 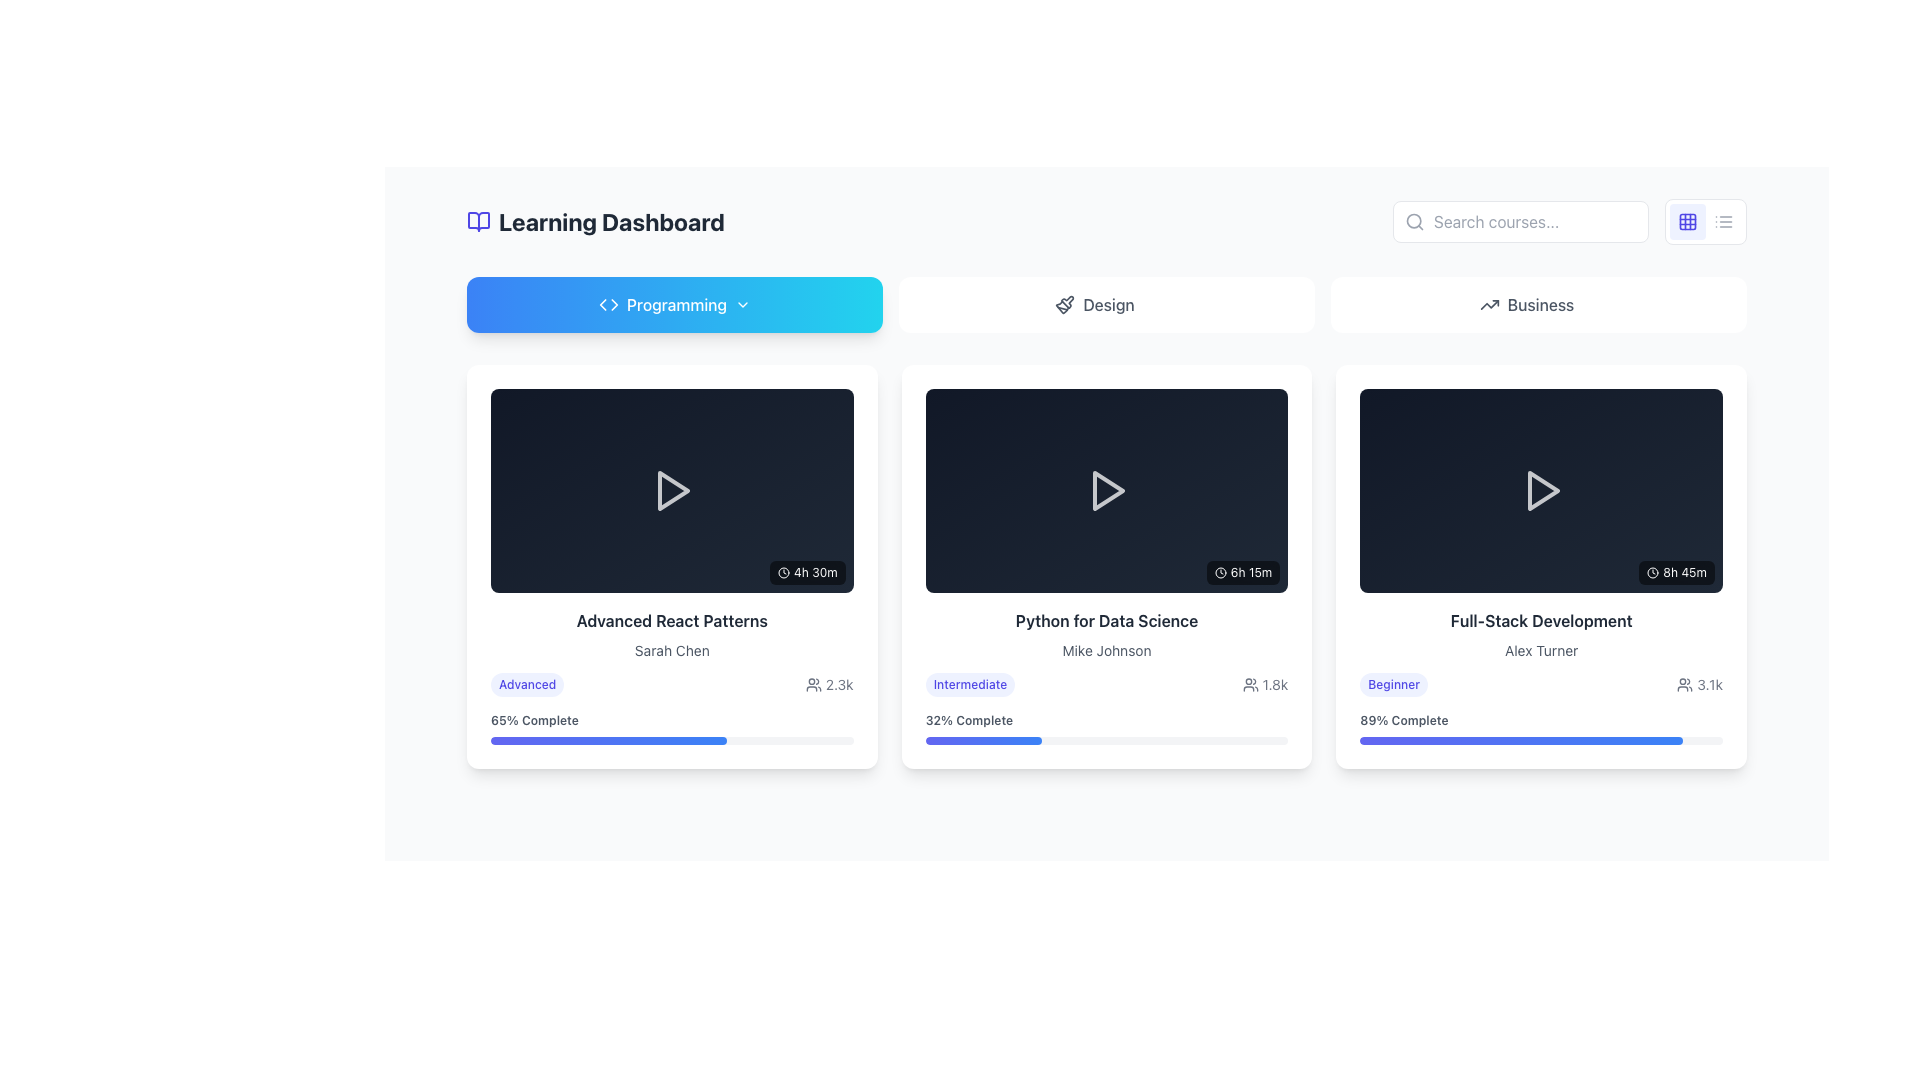 I want to click on textual numeric value '3.1k' displayed in gray font, located in the bottom-right corner of the 'Programming' course card, adjacent to the group icon and below the main video preview area, so click(x=1699, y=683).